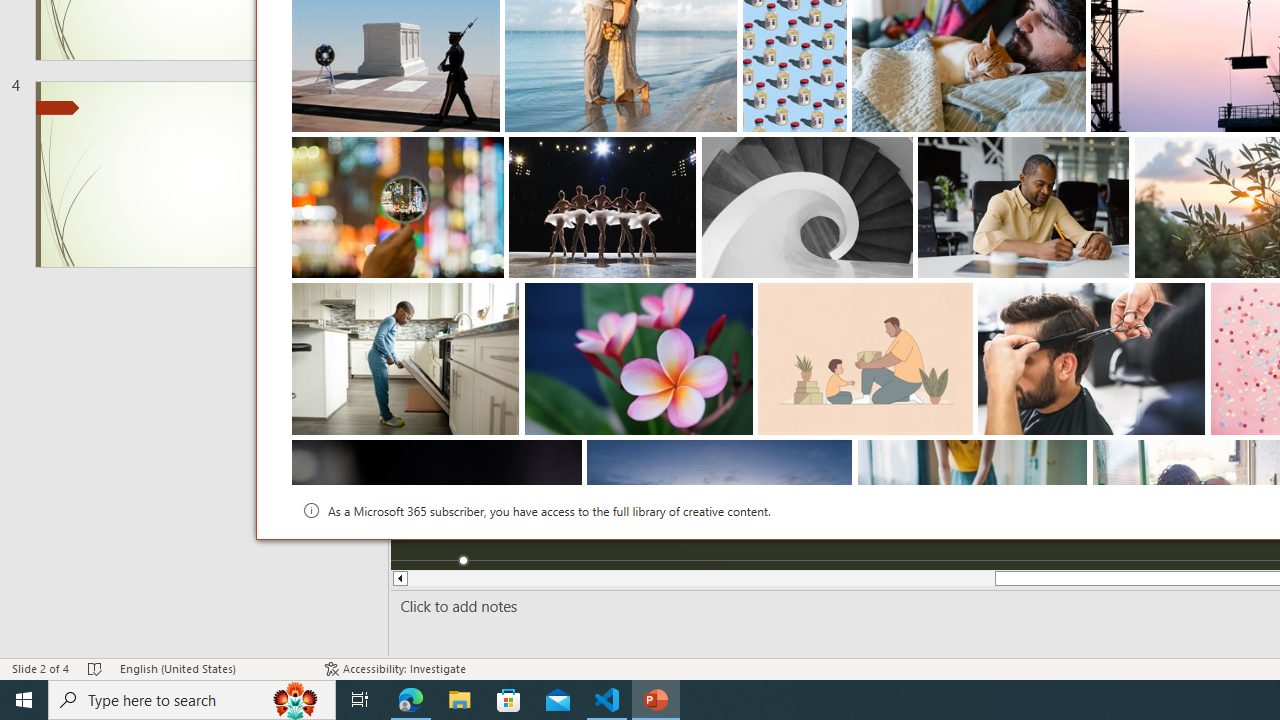  What do you see at coordinates (395, 669) in the screenshot?
I see `'Accessibility Checker Accessibility: Investigate'` at bounding box center [395, 669].